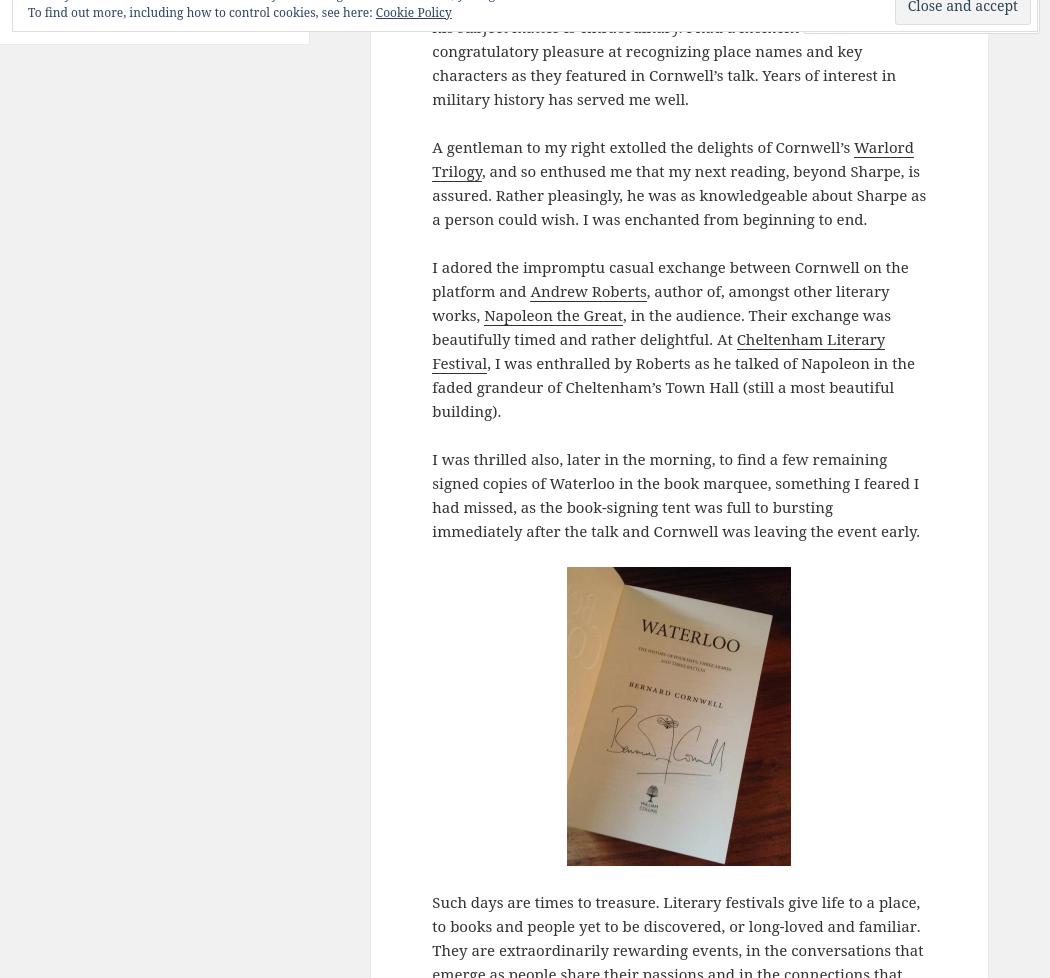 Image resolution: width=1050 pixels, height=978 pixels. What do you see at coordinates (430, 146) in the screenshot?
I see `'A gentleman to my right extolled the delights of Cornwell’s'` at bounding box center [430, 146].